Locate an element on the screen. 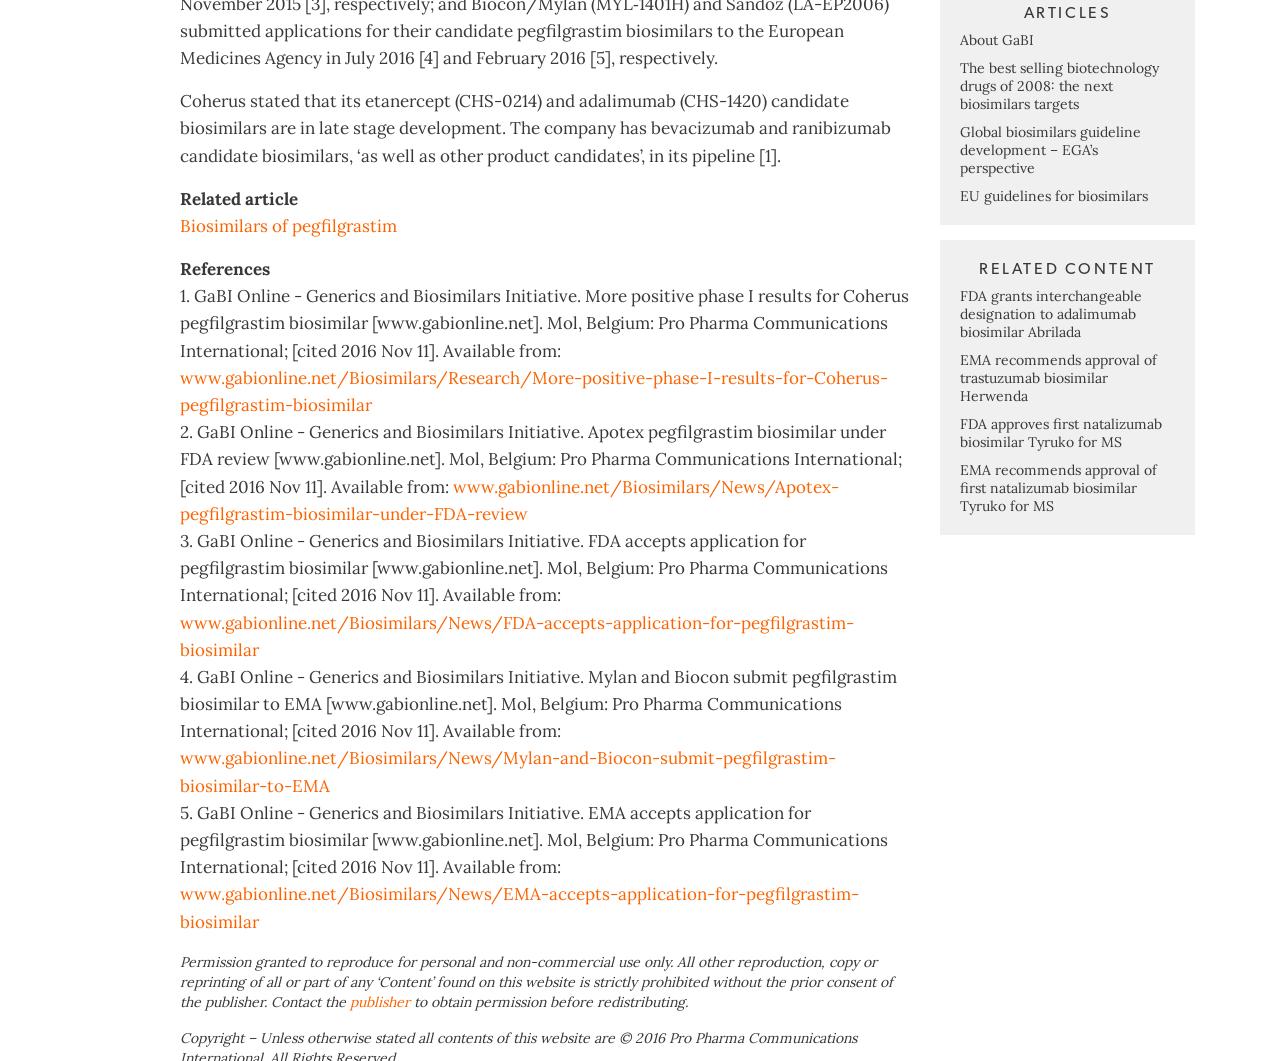 This screenshot has width=1280, height=1061. 'FDA grants interchangeable designation to adalimumab biosimilar Abrilada' is located at coordinates (1050, 392).